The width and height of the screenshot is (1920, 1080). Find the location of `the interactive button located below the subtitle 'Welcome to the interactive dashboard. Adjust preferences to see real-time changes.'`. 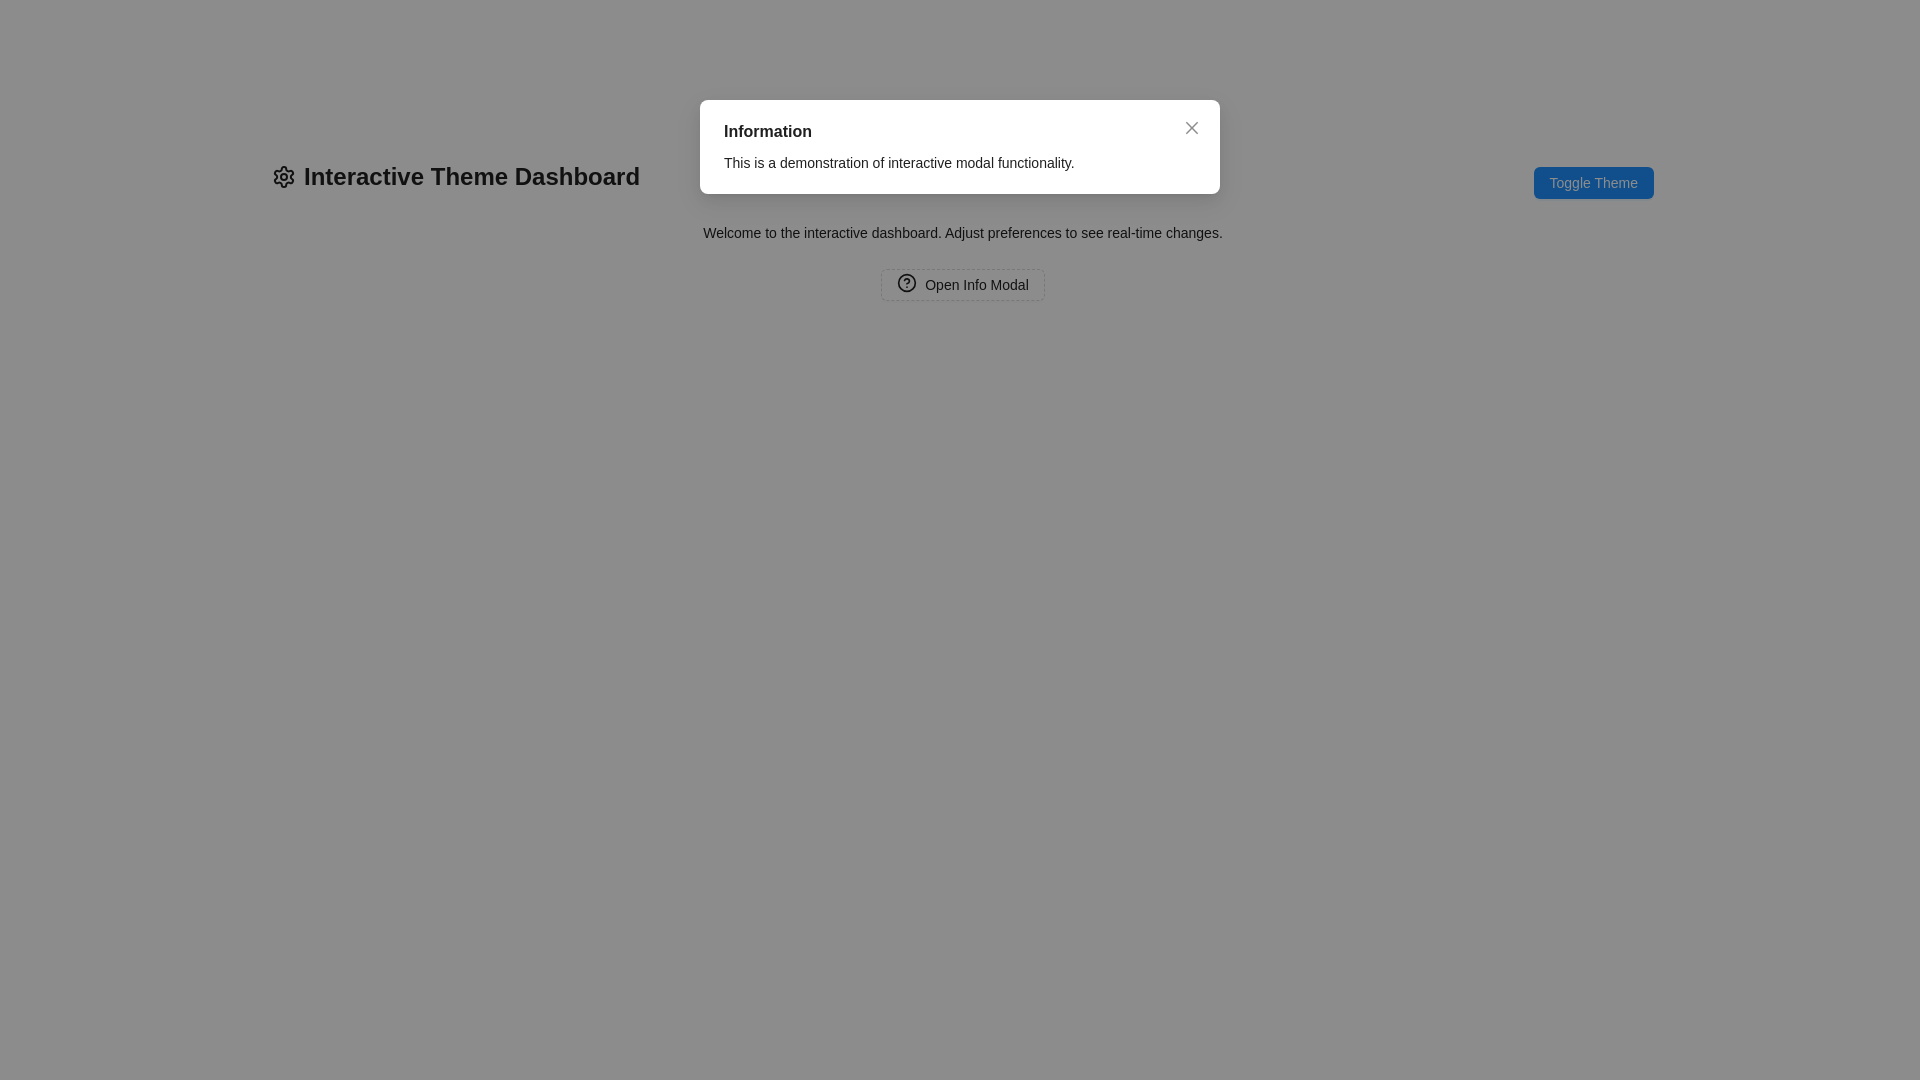

the interactive button located below the subtitle 'Welcome to the interactive dashboard. Adjust preferences to see real-time changes.' is located at coordinates (963, 285).